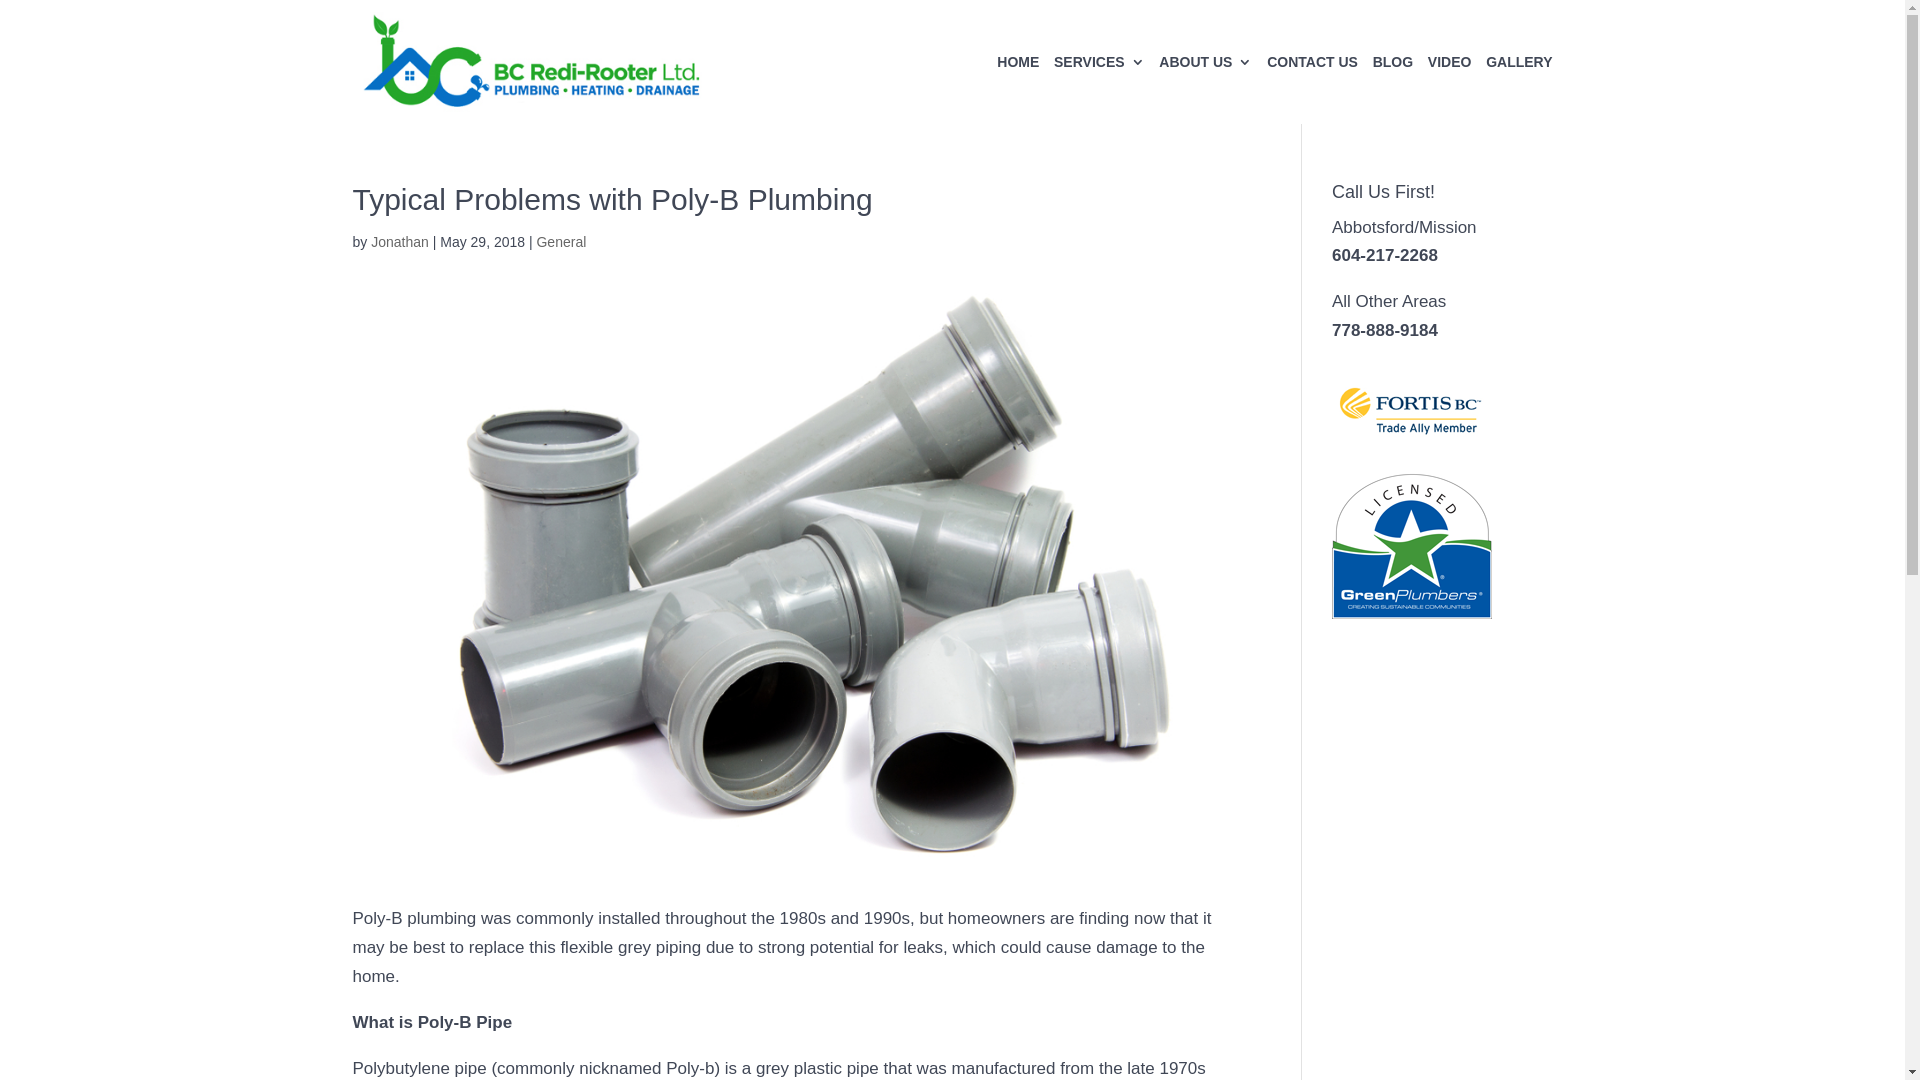 This screenshot has width=1920, height=1080. Describe the element at coordinates (560, 241) in the screenshot. I see `'General'` at that location.